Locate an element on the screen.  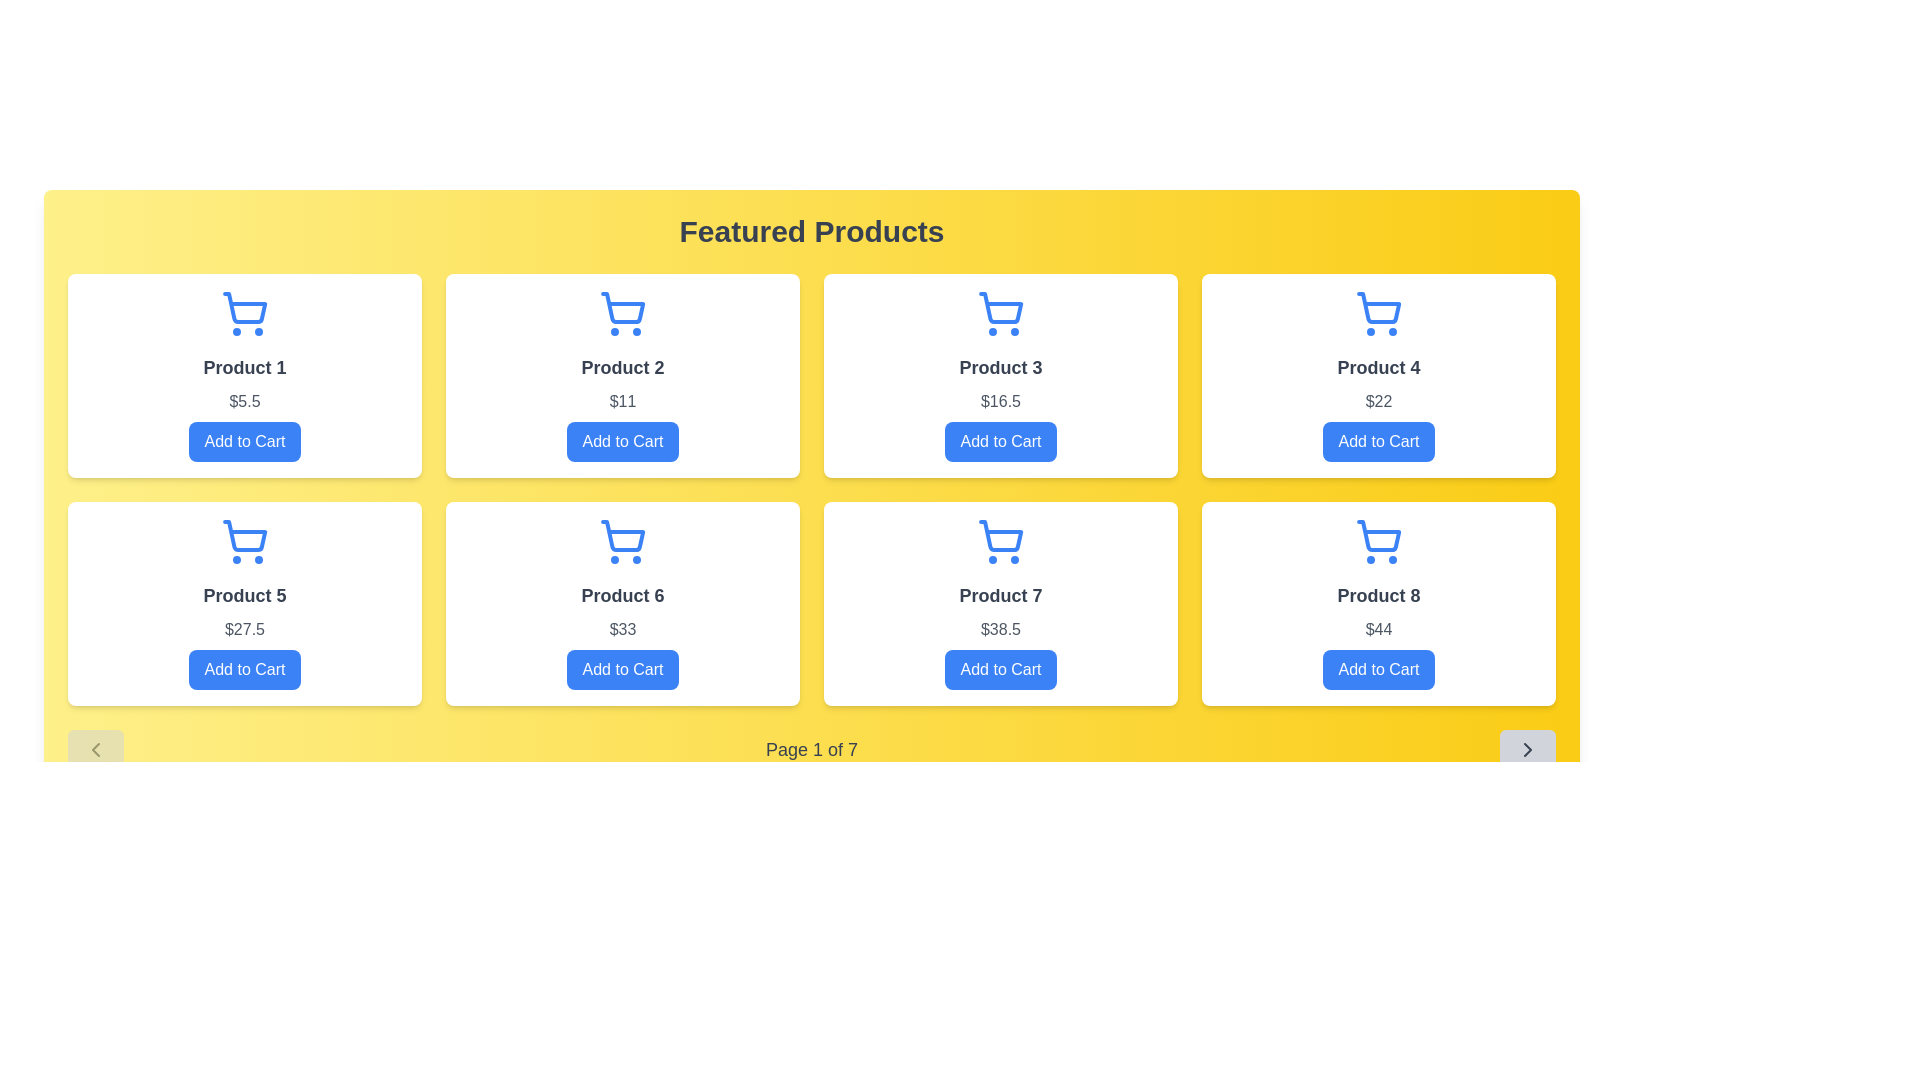
the Chevron Right icon located in the bottom-right corner of the interface is located at coordinates (1526, 749).